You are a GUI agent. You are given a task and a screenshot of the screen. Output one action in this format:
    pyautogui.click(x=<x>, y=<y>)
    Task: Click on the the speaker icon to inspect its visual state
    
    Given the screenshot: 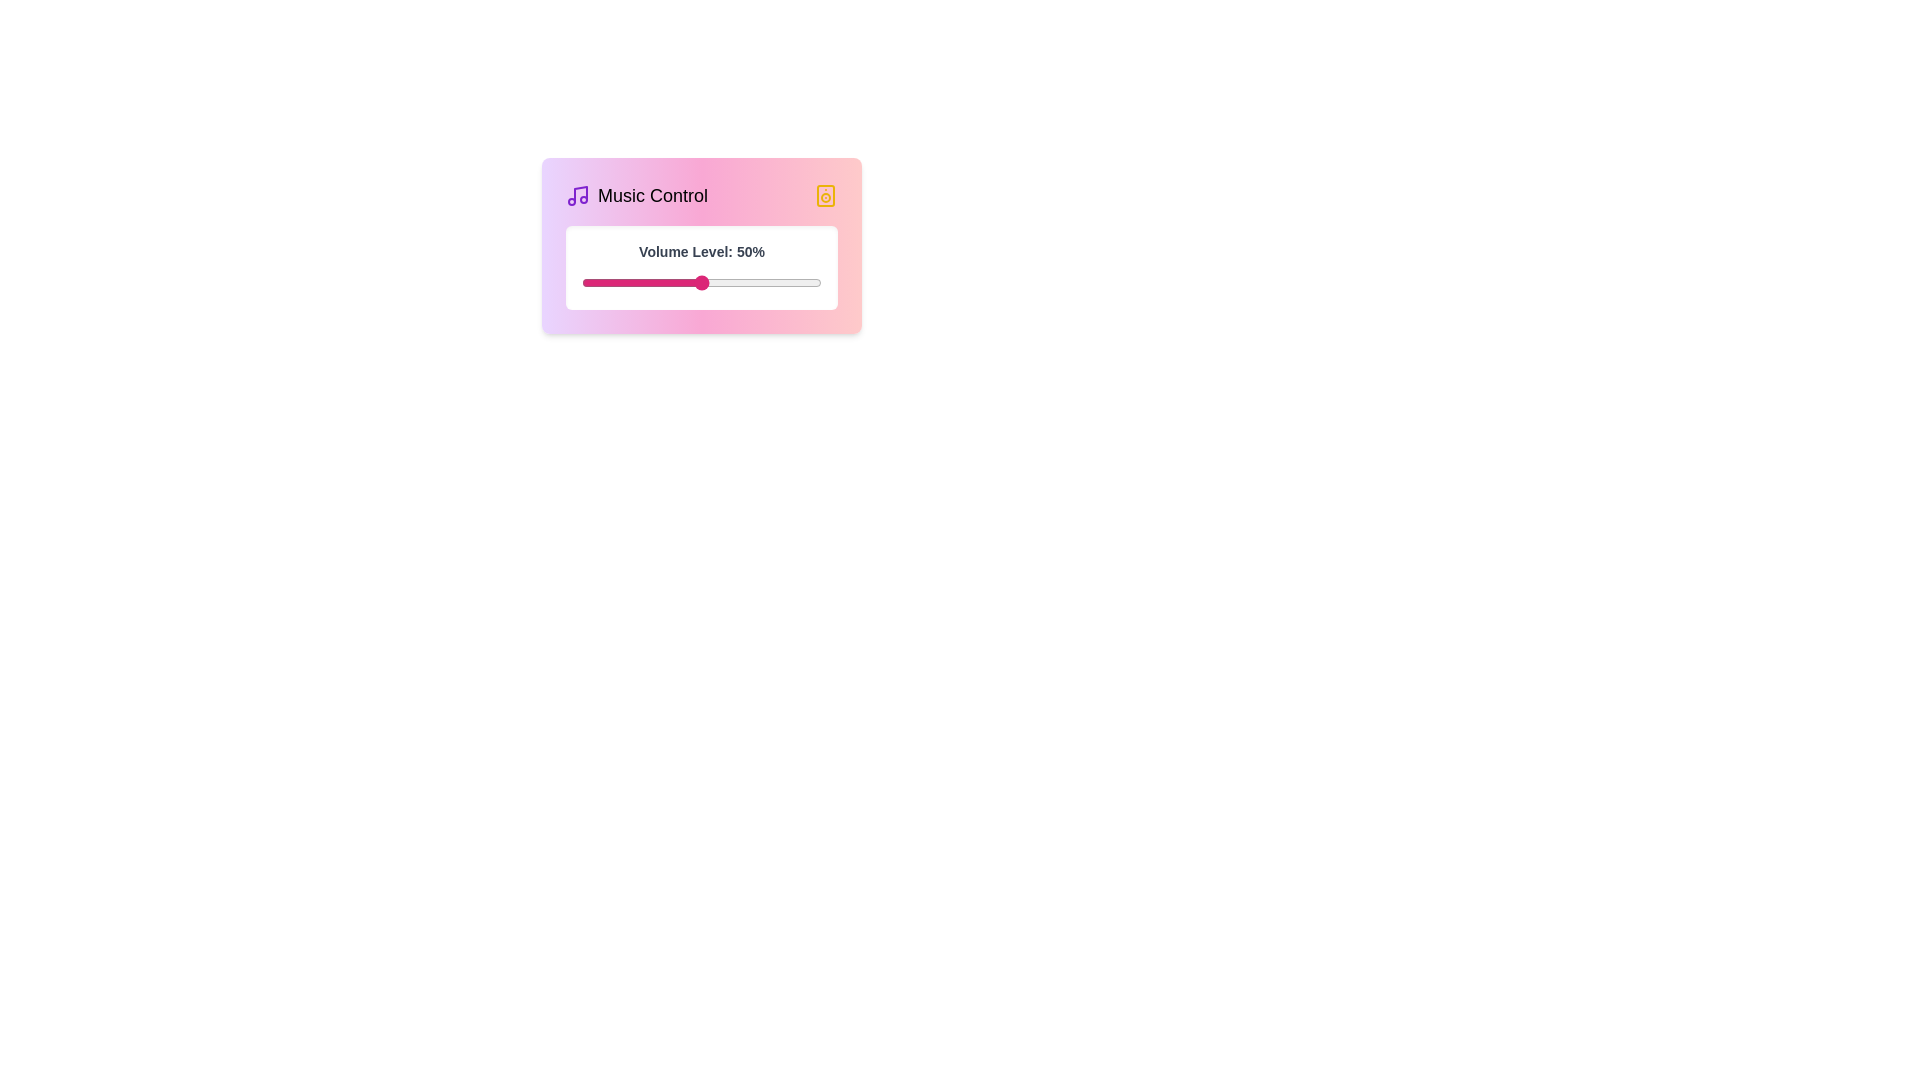 What is the action you would take?
    pyautogui.click(x=825, y=196)
    